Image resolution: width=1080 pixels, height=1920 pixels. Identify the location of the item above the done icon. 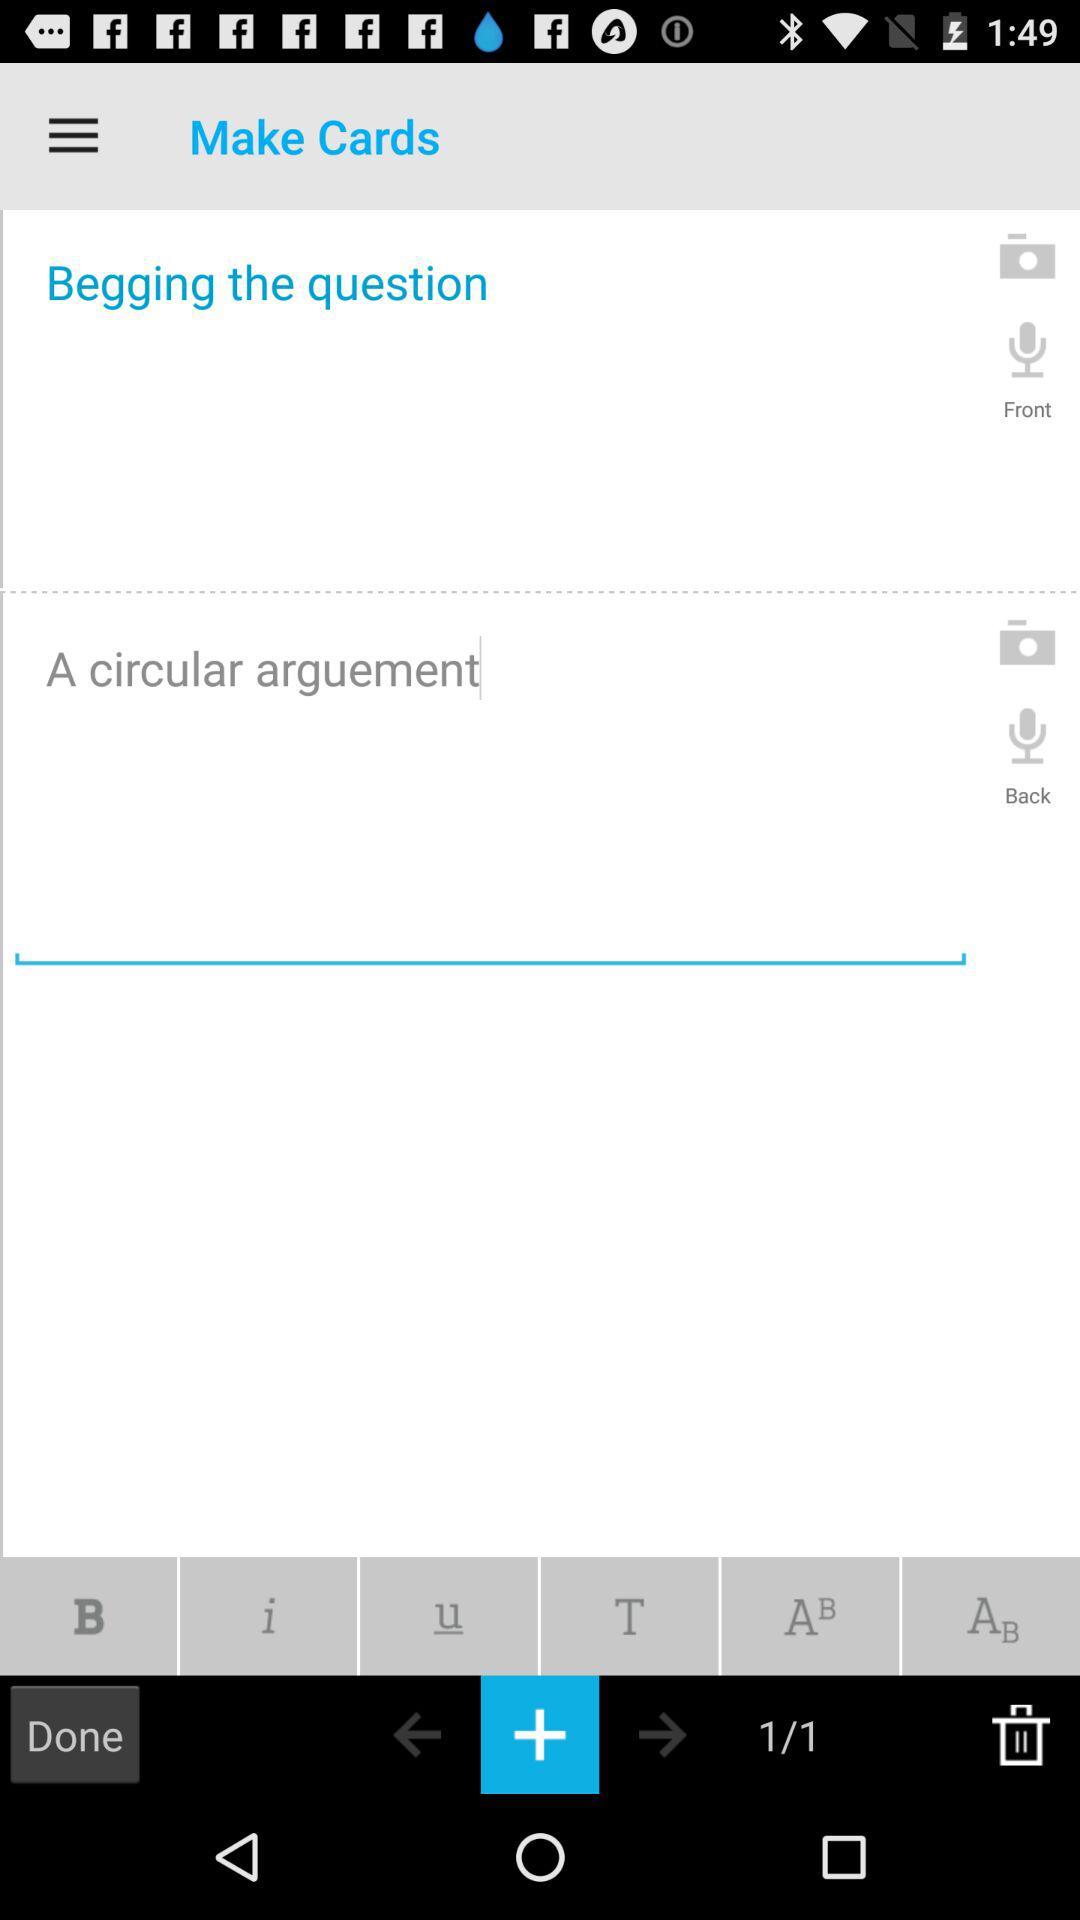
(87, 1616).